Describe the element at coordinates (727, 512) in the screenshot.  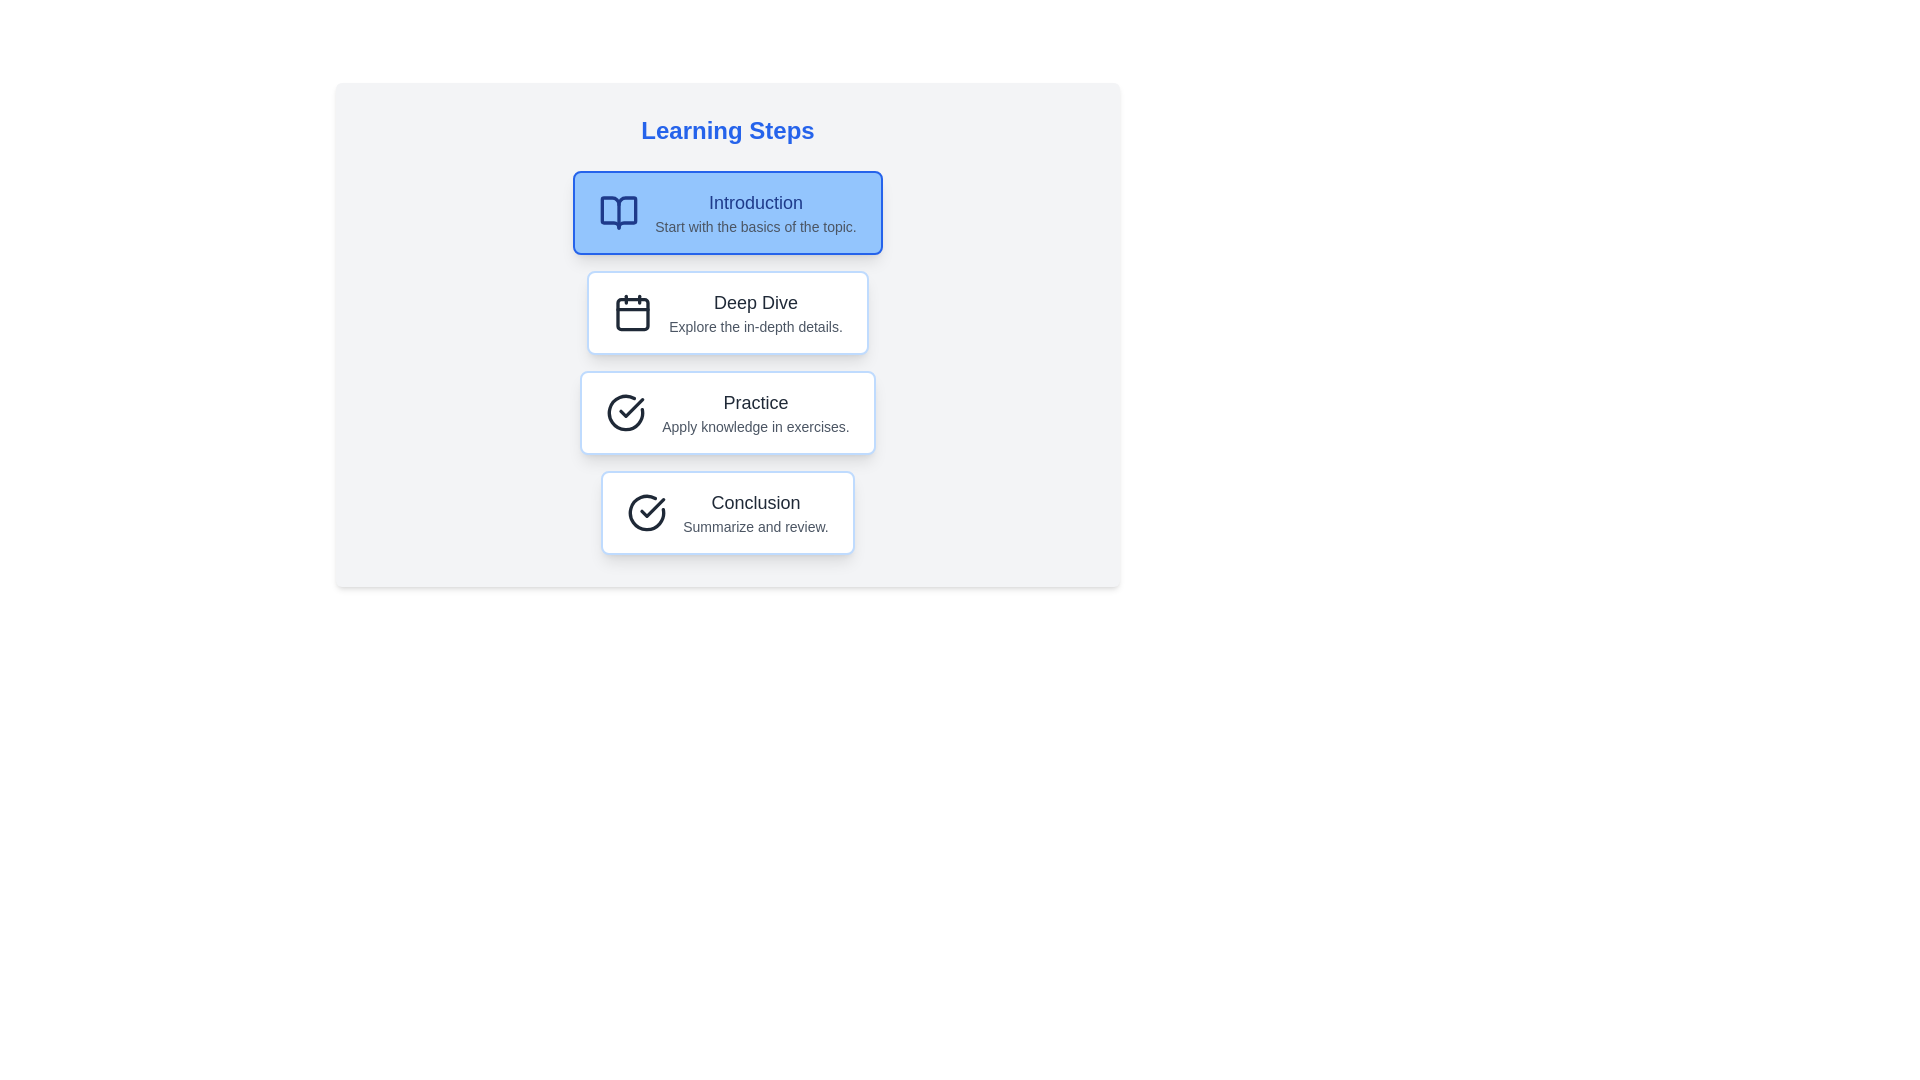
I see `text content of the 'Conclusion' section header located at the bottom of the vertically aligned list of sections including 'Introduction,' 'Deep Dive,' 'Practice,' and 'Conclusion.'` at that location.